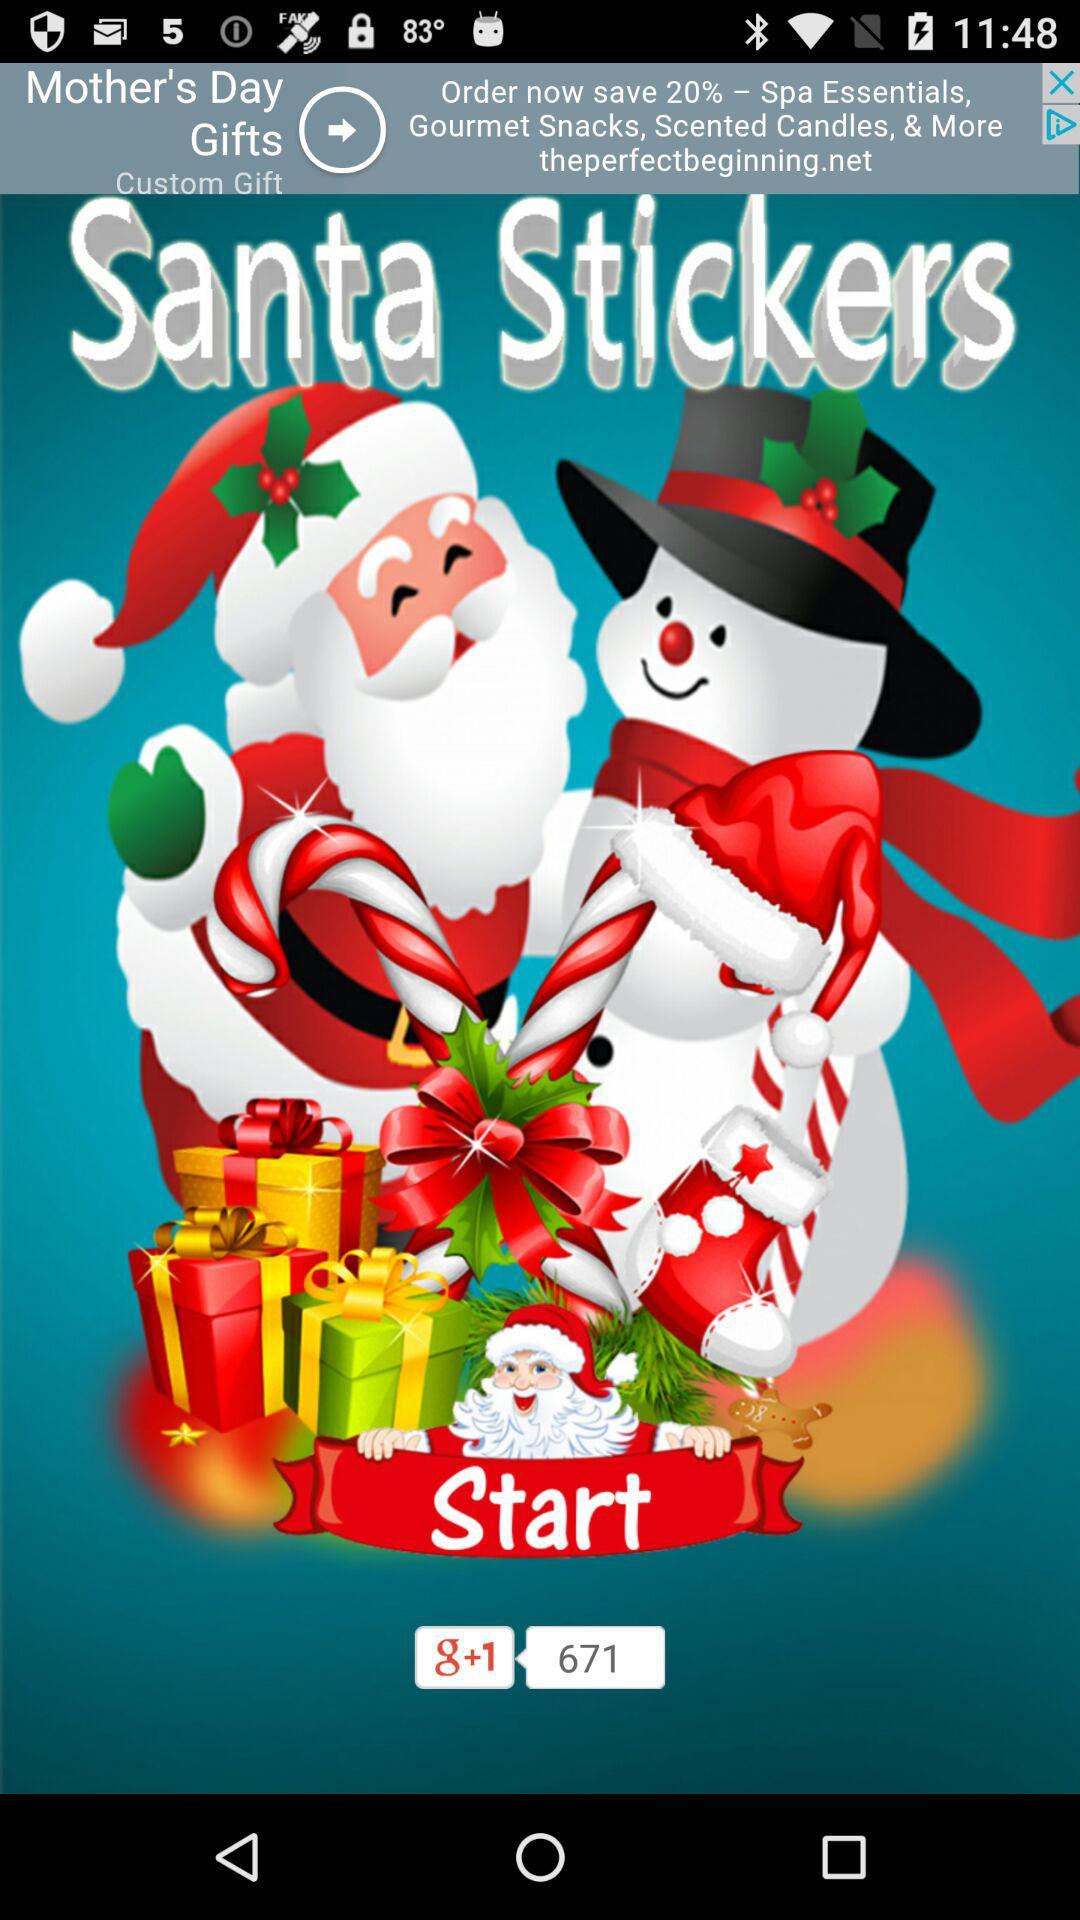  I want to click on the option, so click(540, 127).